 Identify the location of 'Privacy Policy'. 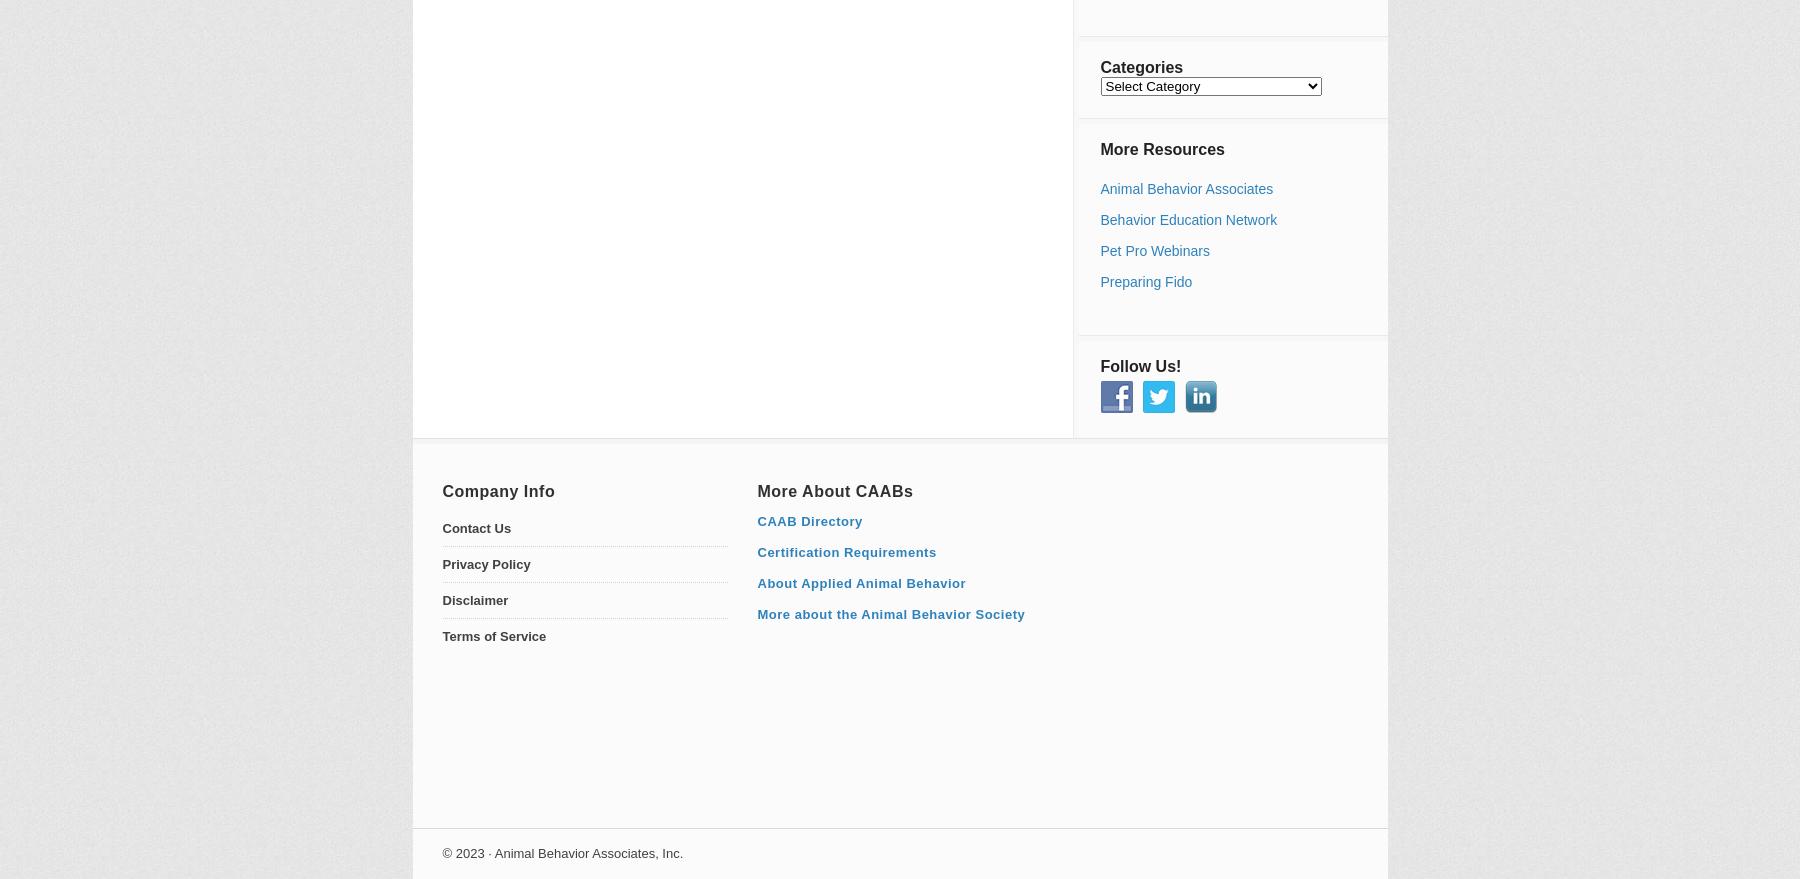
(485, 563).